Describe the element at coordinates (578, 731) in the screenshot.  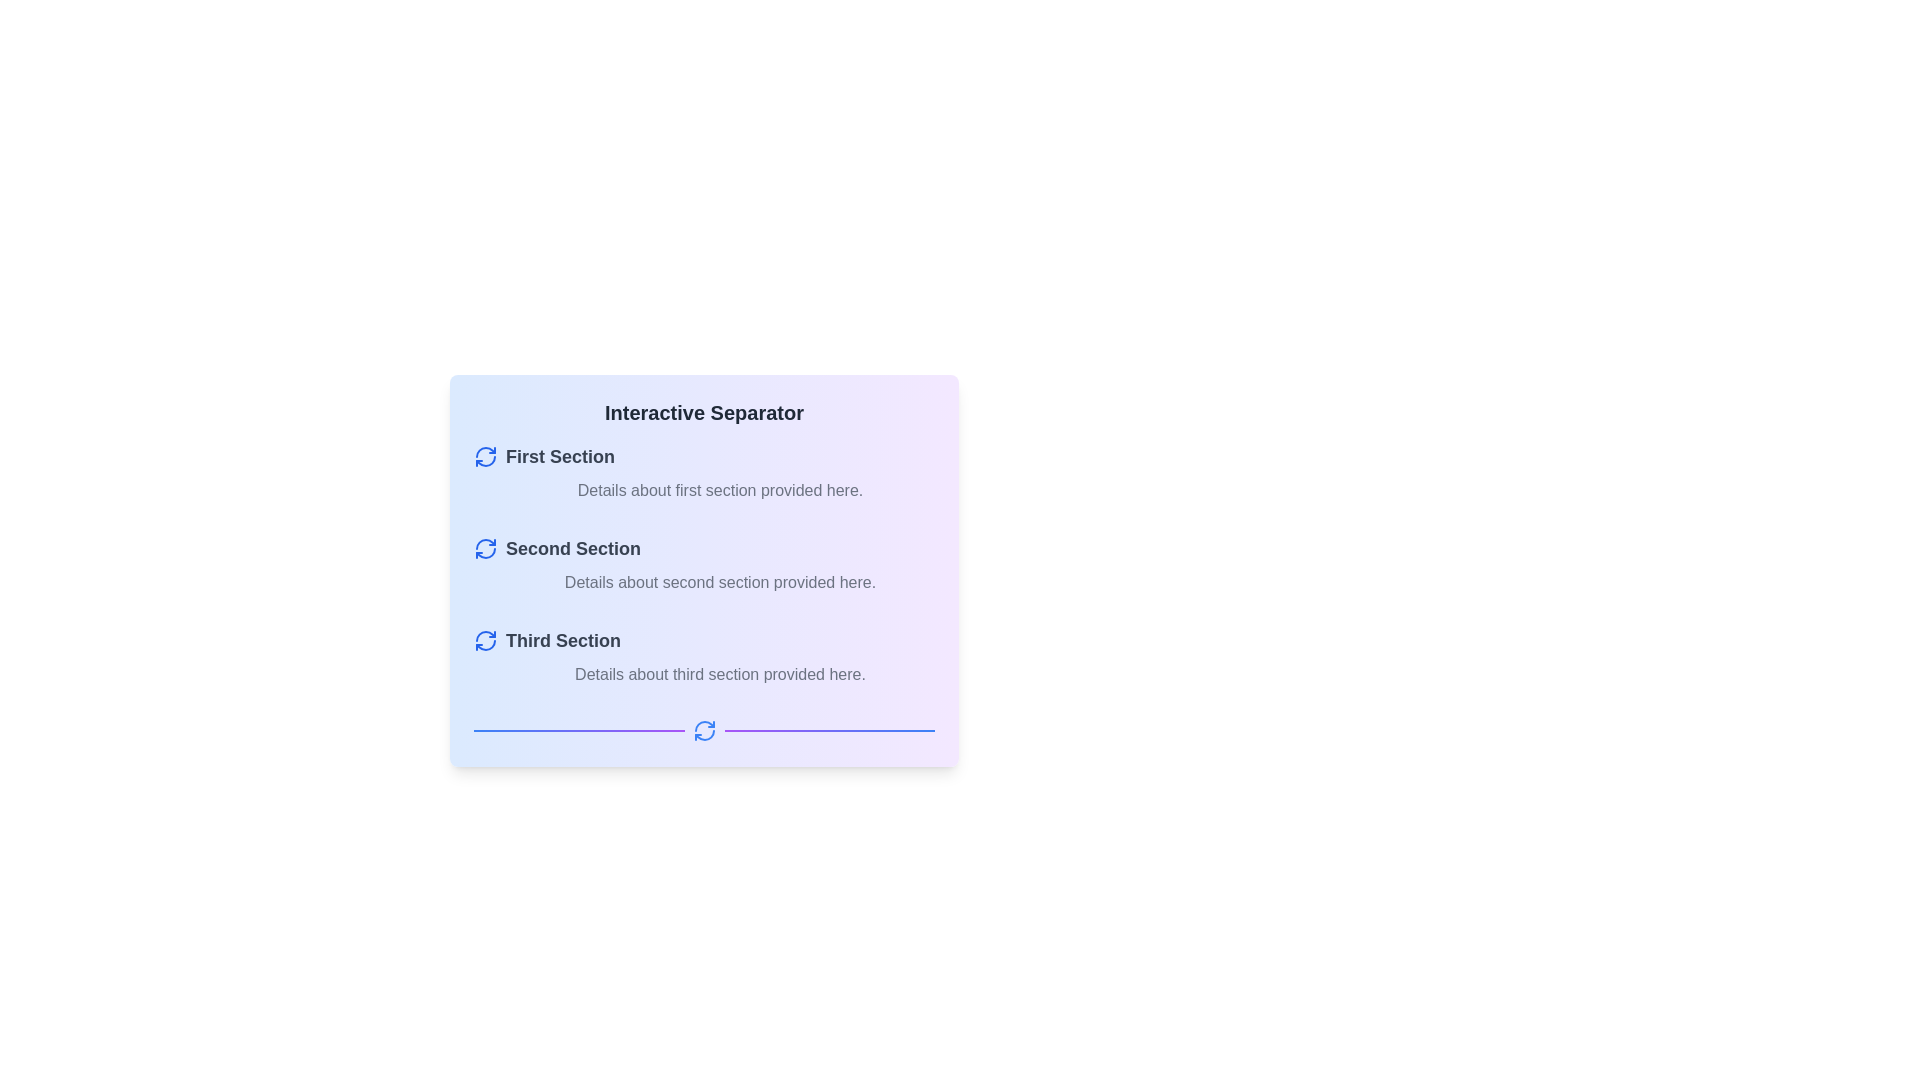
I see `the decorative horizontal separator positioned to the left of the refresh icon, which serves as a visual section break` at that location.